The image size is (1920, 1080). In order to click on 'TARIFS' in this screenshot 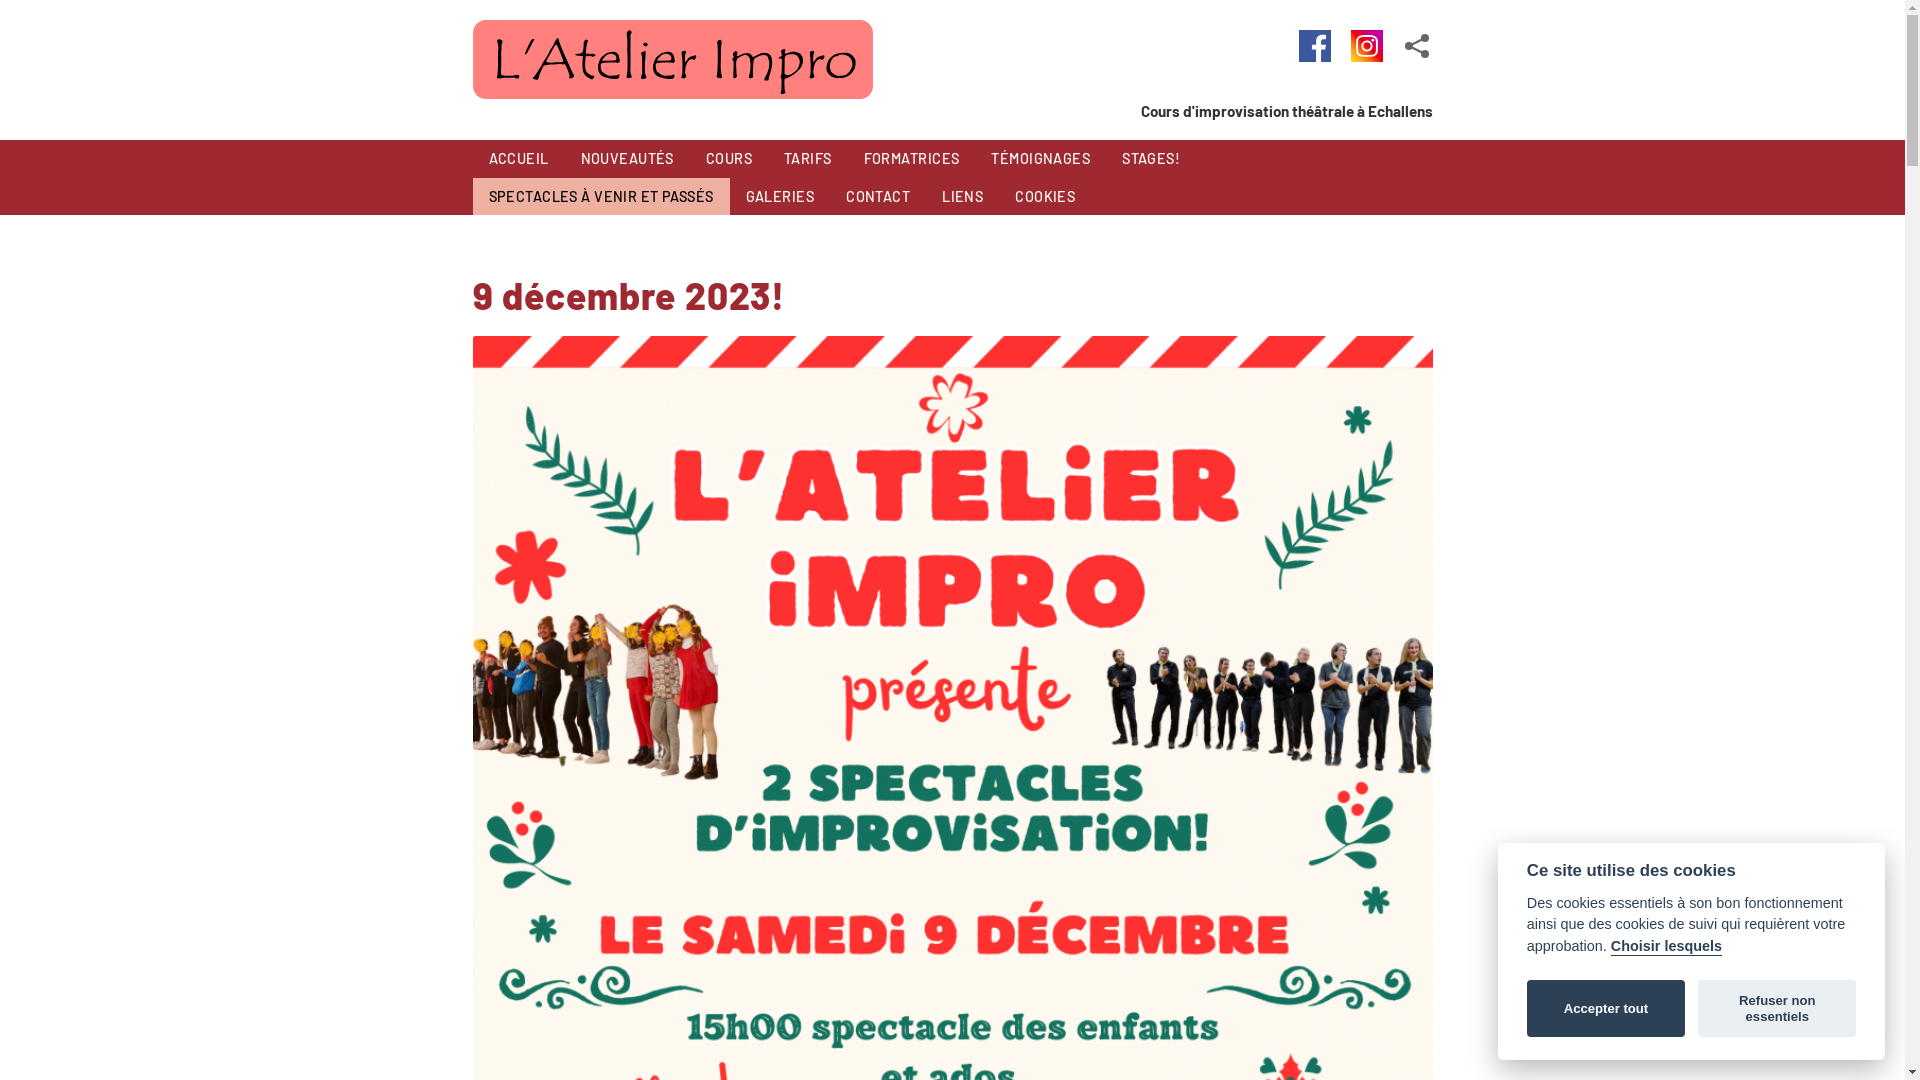, I will do `click(807, 157)`.